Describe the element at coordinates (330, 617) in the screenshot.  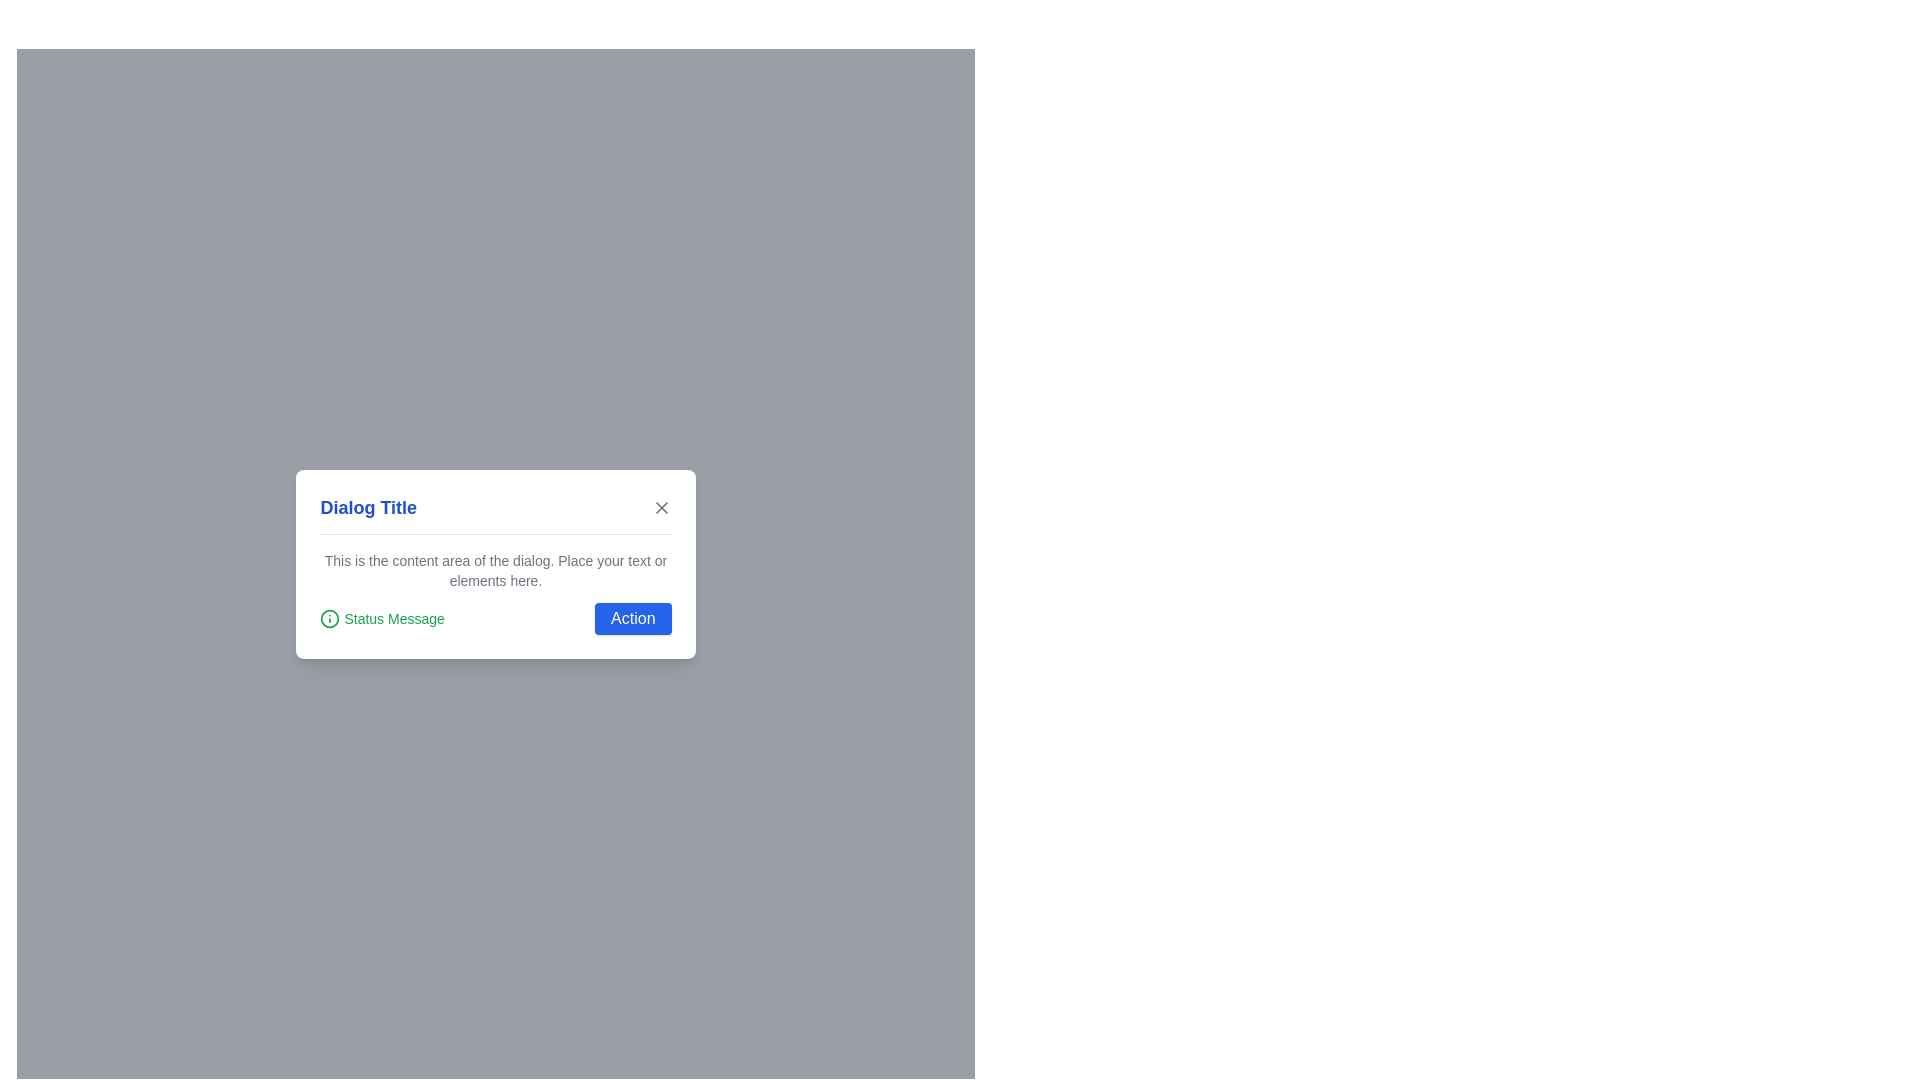
I see `the status icon (circle) located to the left of the 'Status Message' label within the dialog box` at that location.